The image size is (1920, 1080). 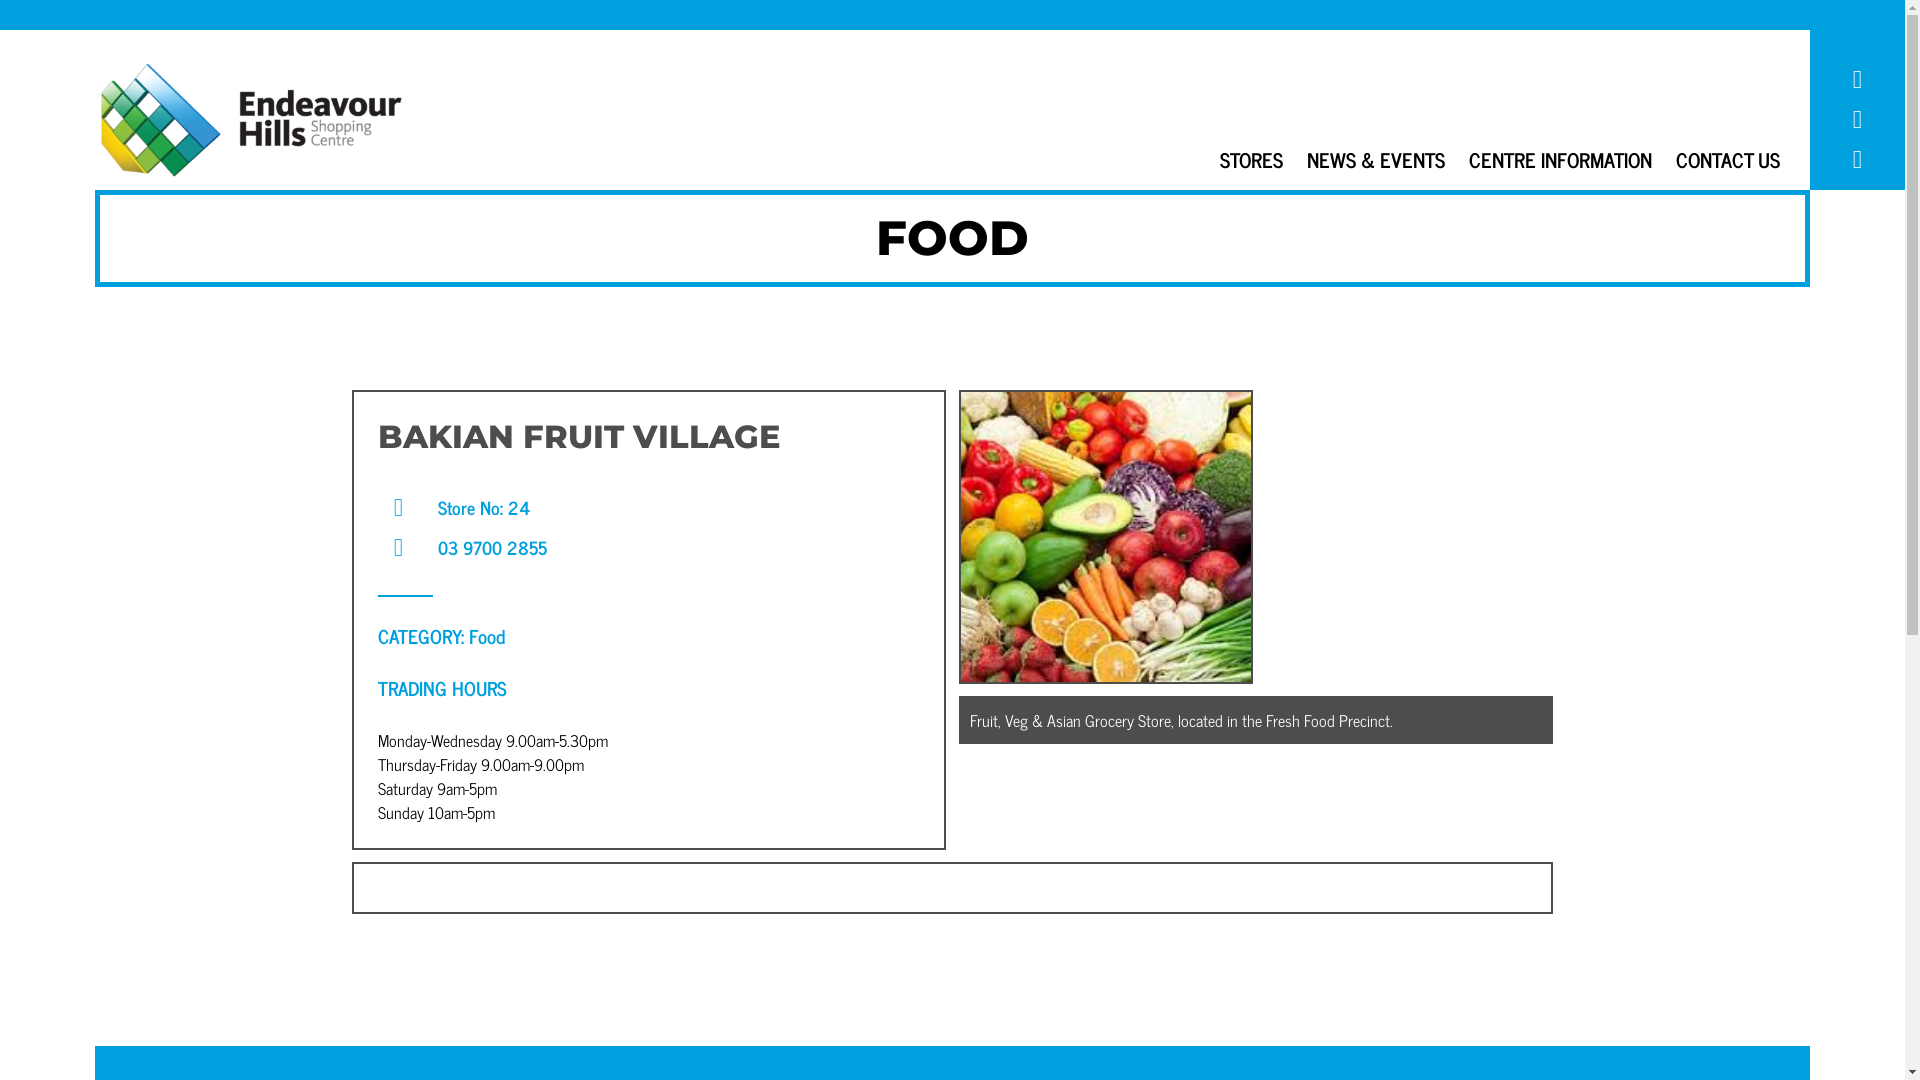 I want to click on 'CENTRE INFORMATION', so click(x=1559, y=158).